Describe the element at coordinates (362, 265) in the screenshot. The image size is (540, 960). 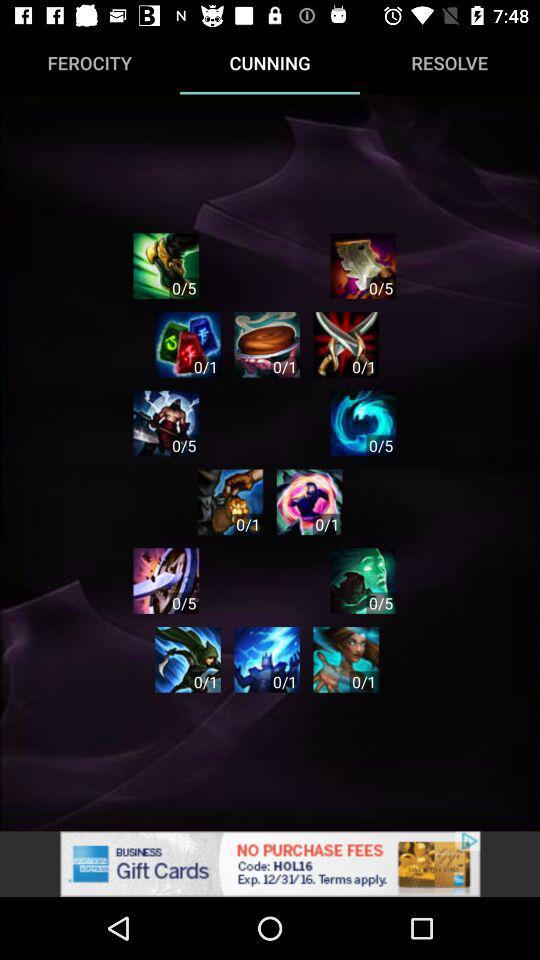
I see `the app` at that location.